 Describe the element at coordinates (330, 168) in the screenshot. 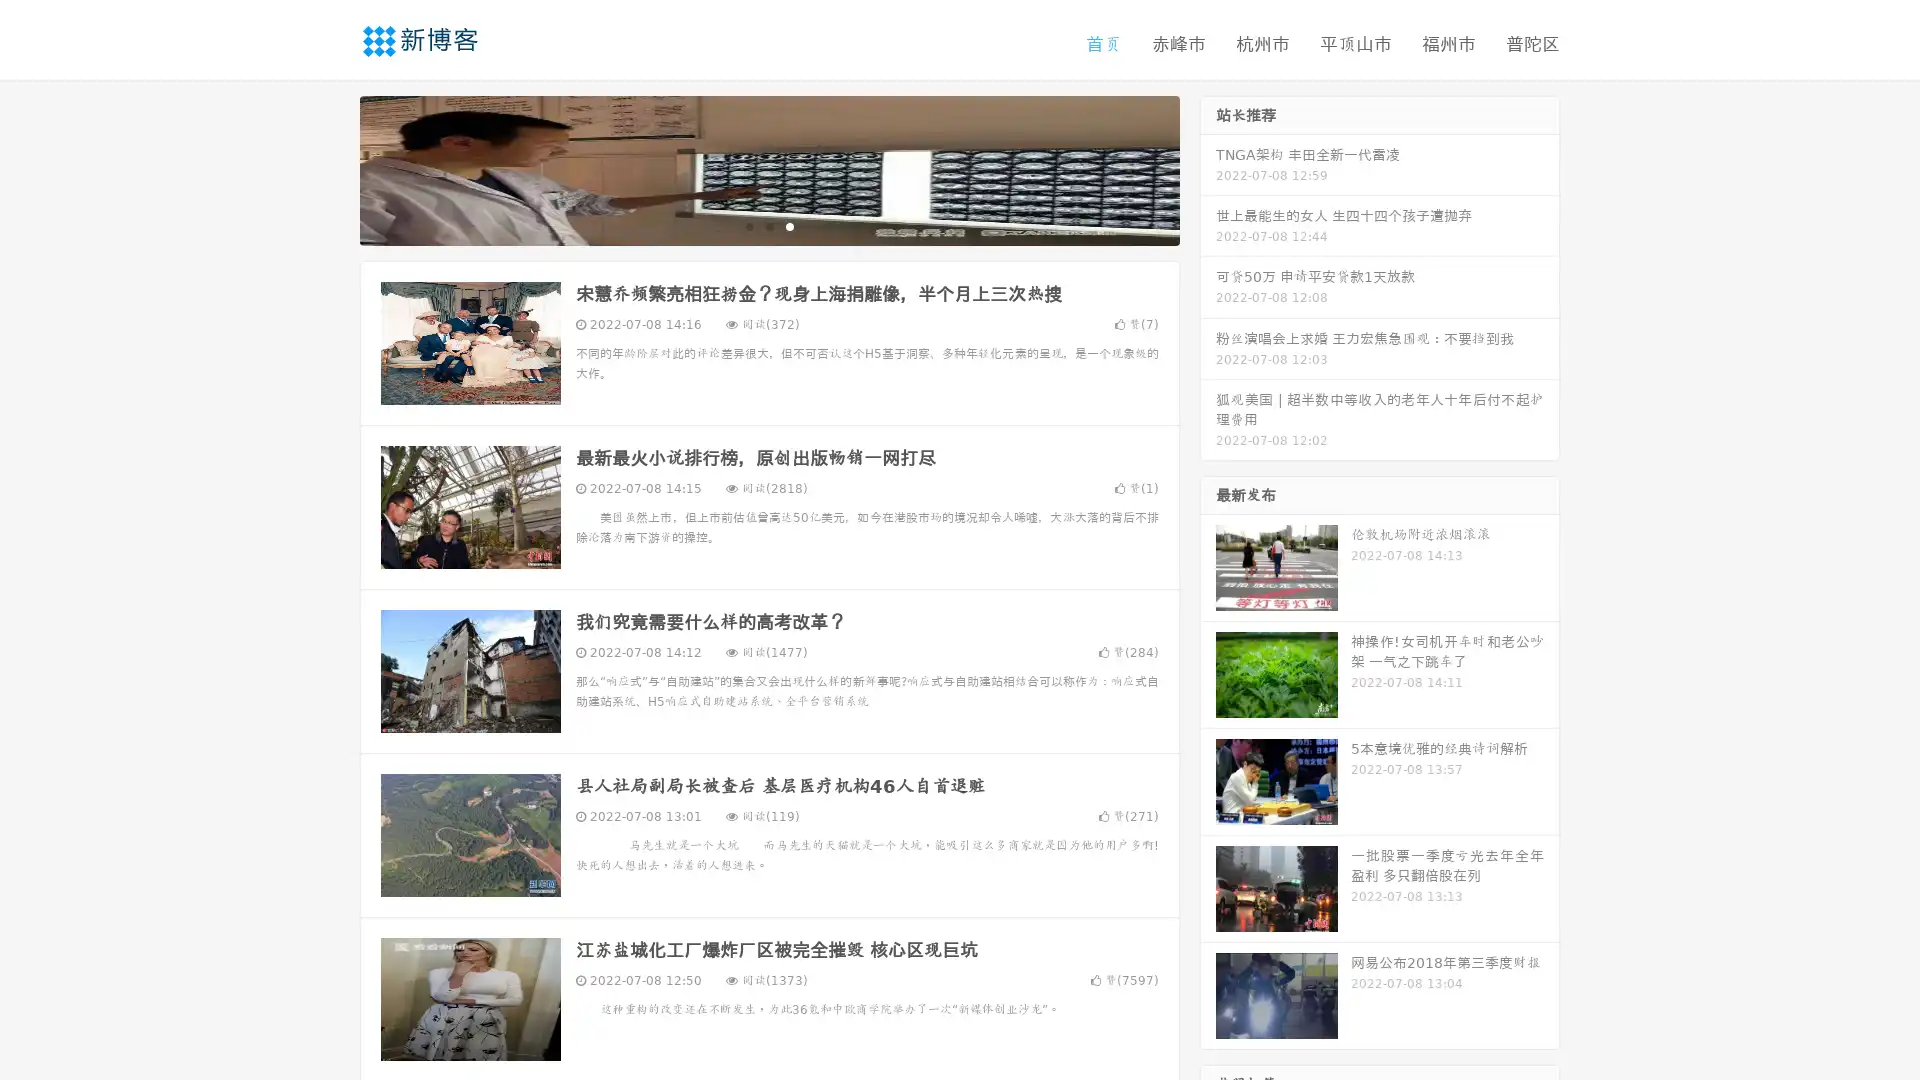

I see `Previous slide` at that location.